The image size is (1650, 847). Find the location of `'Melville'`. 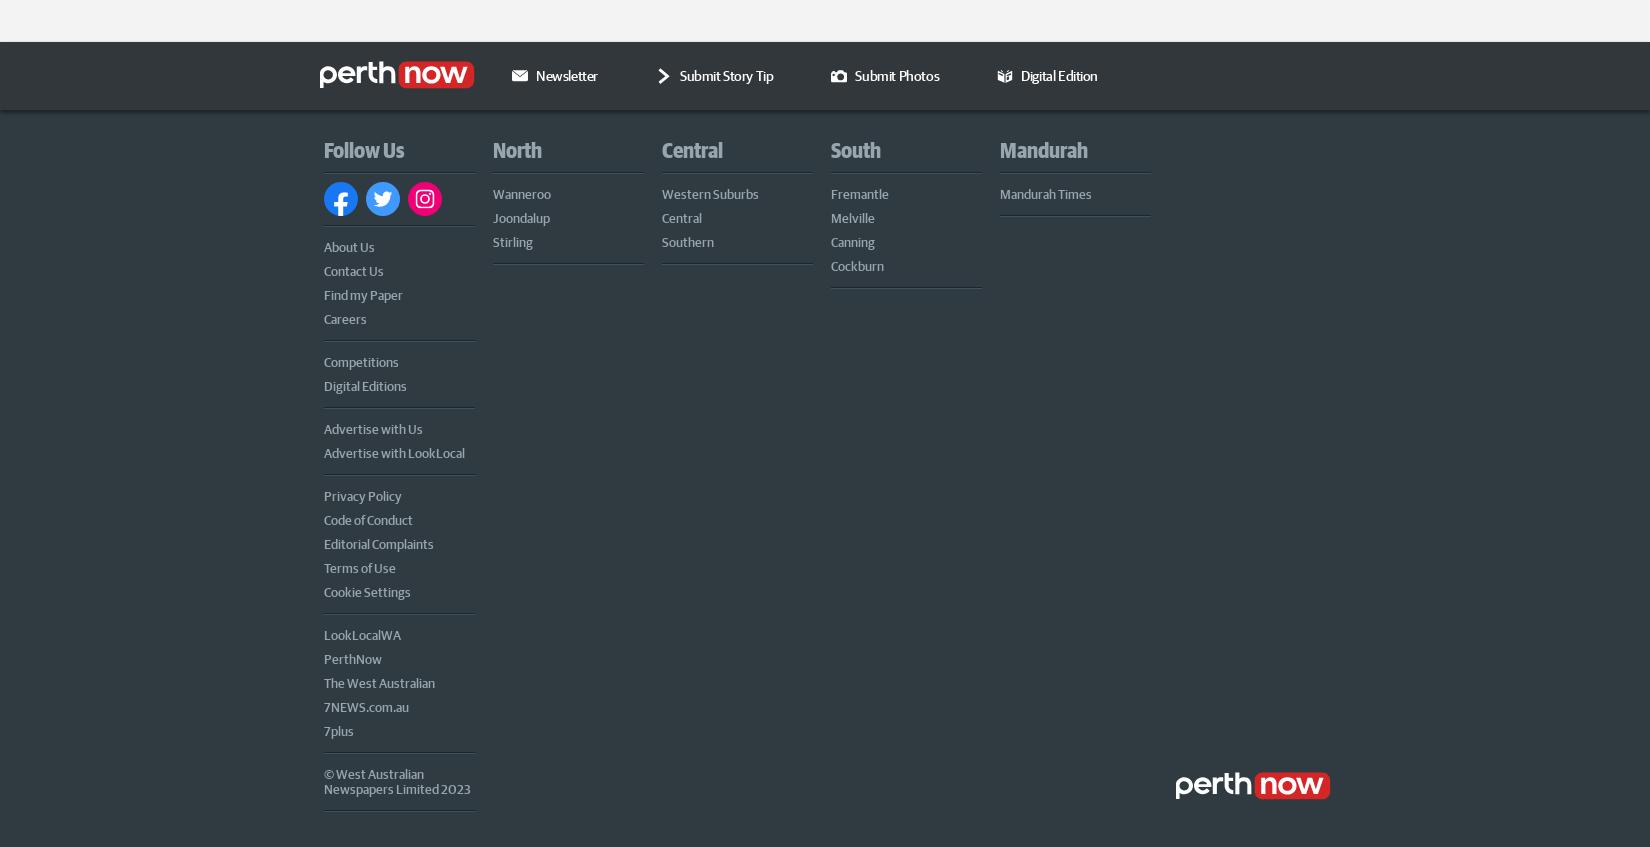

'Melville' is located at coordinates (852, 215).